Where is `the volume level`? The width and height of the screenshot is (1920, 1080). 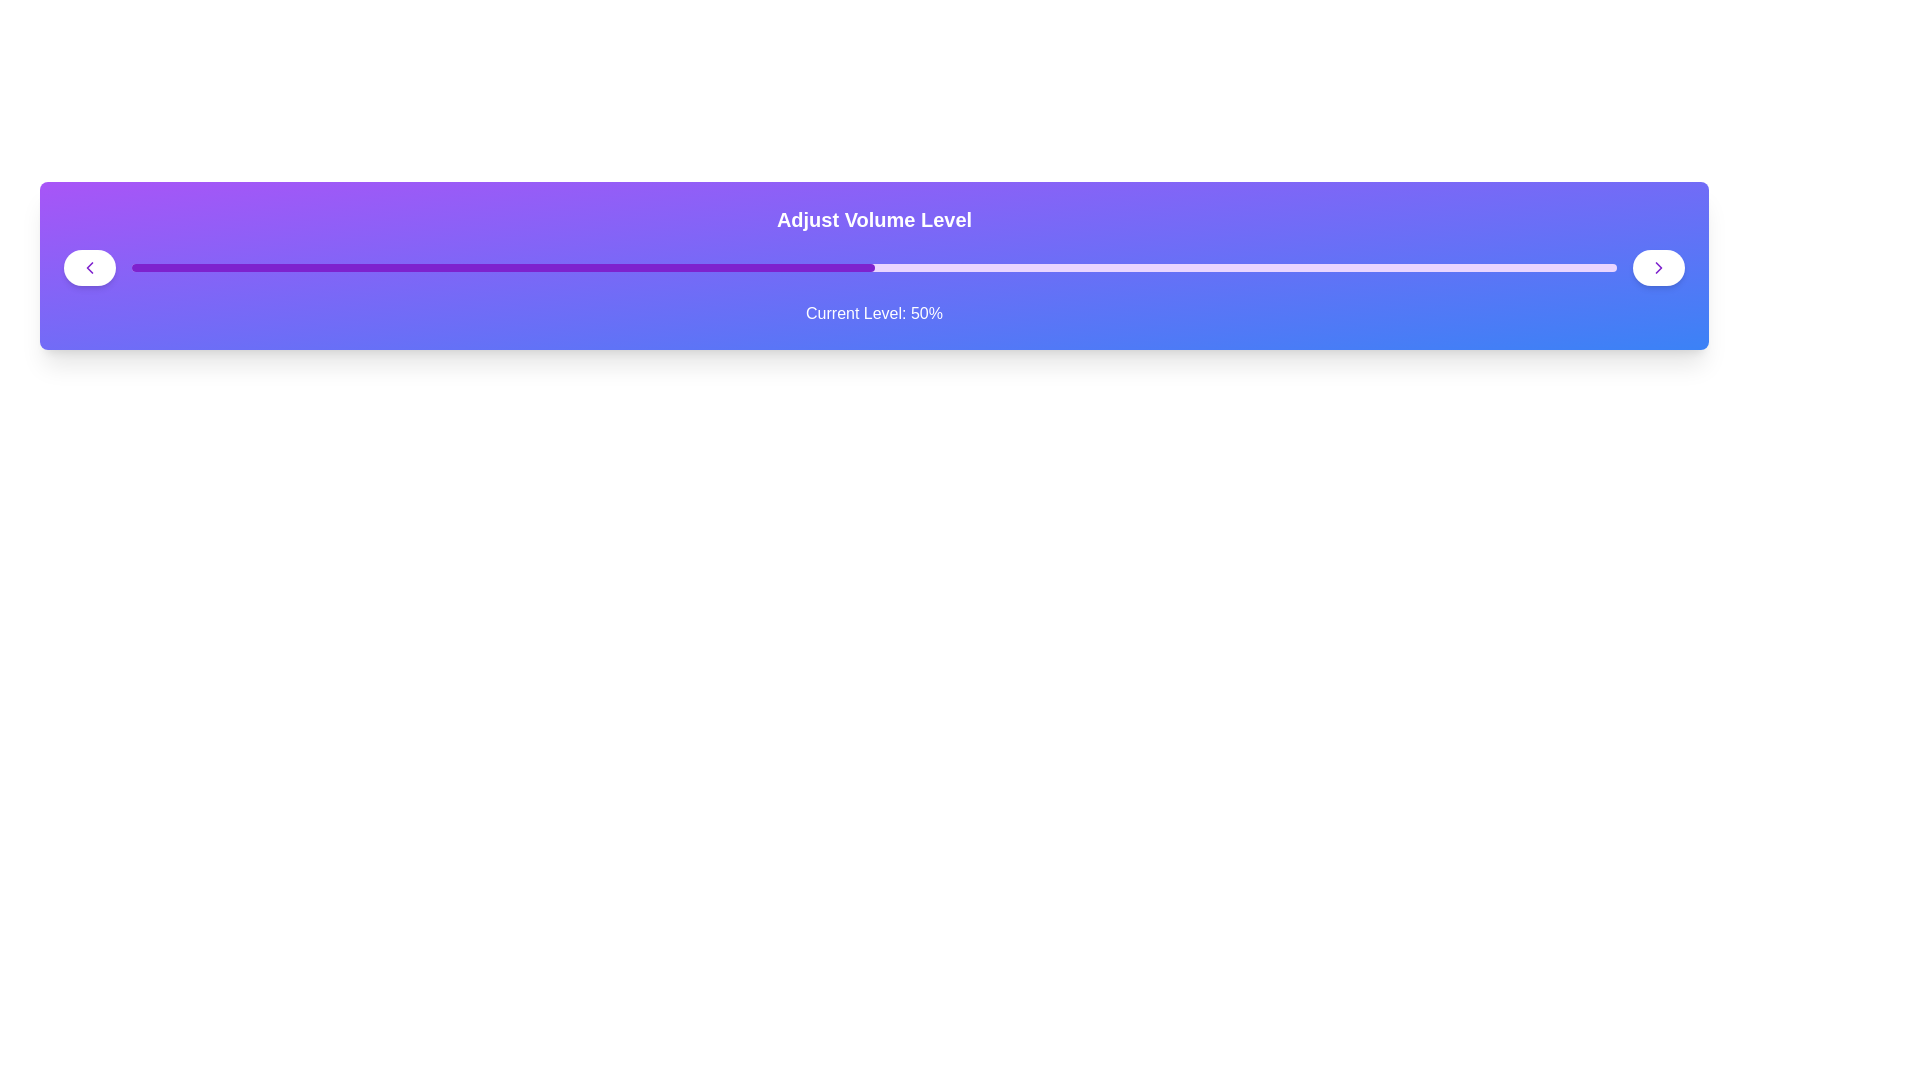
the volume level is located at coordinates (176, 266).